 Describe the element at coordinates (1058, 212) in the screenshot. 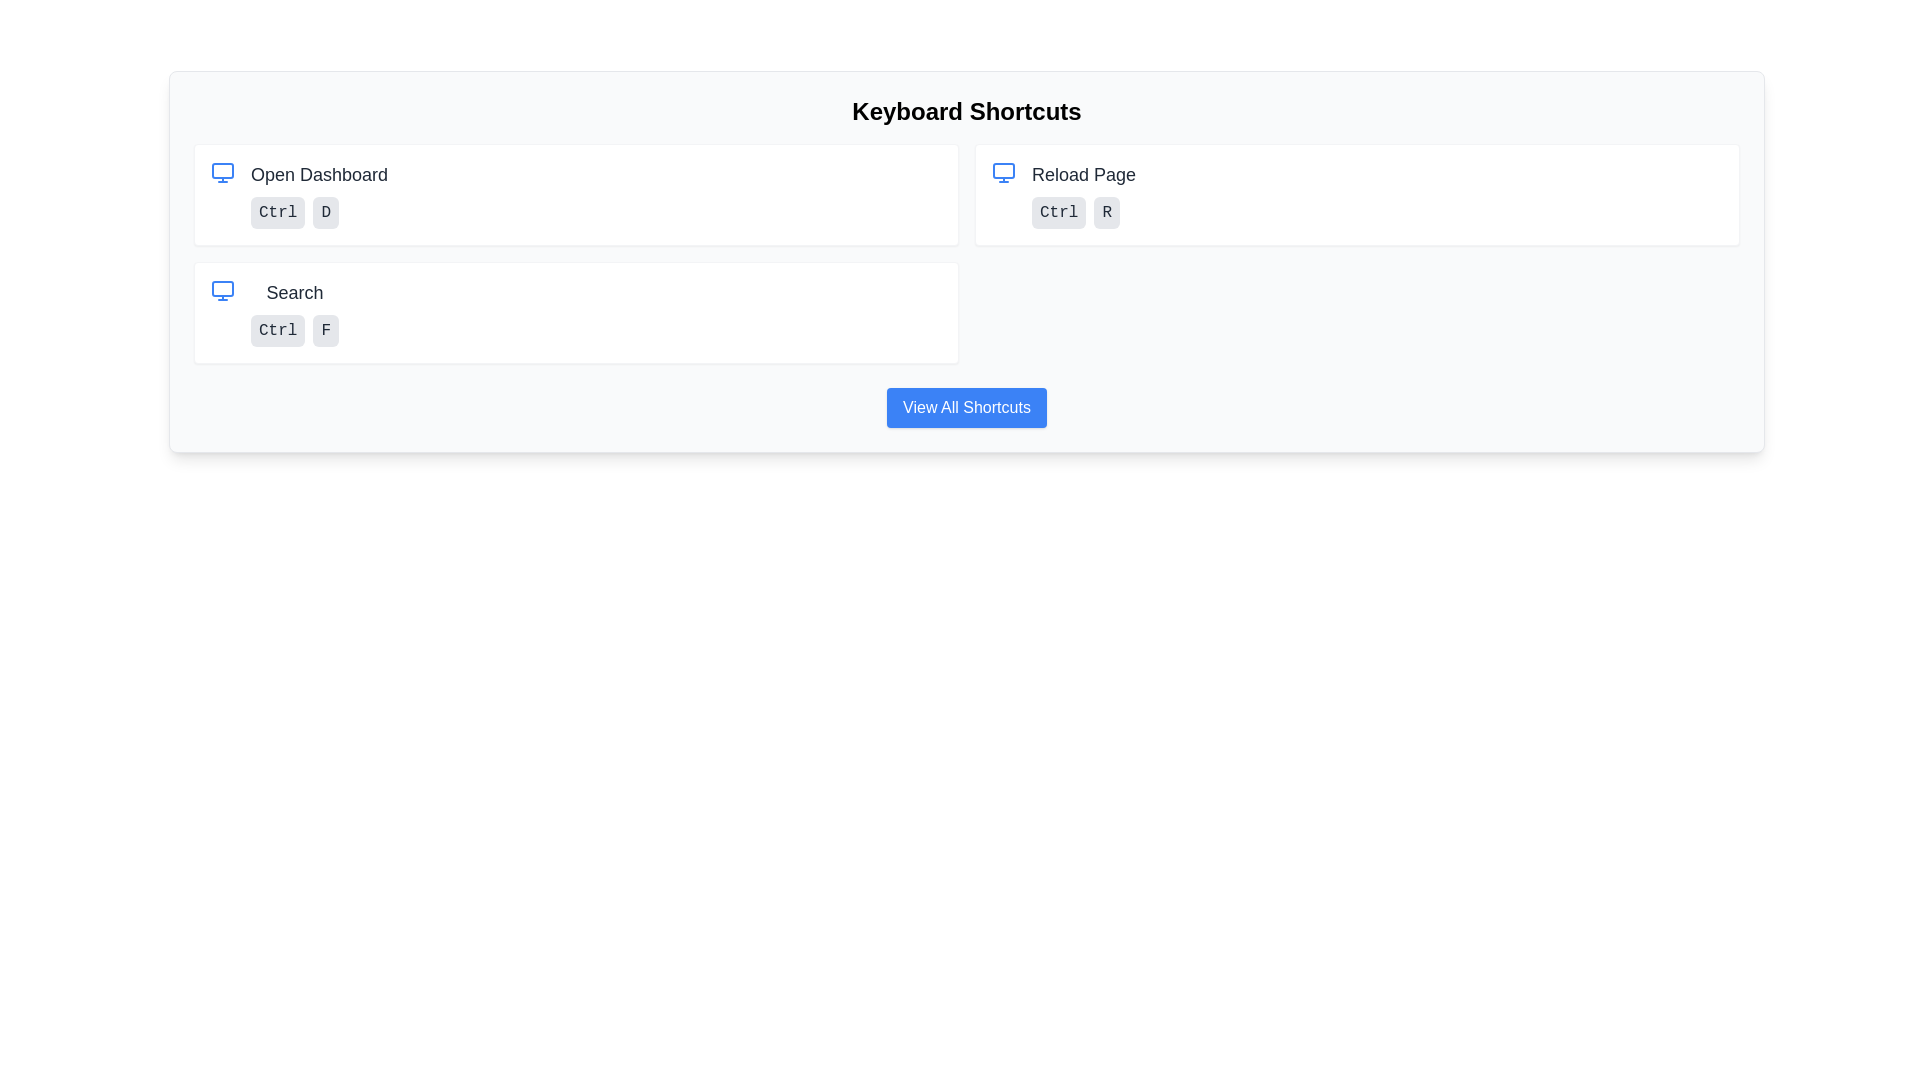

I see `text of the 'Ctrl' key label styled as a UI button located under the 'Reload Page' section in the 'Keyboard Shortcuts' interface` at that location.